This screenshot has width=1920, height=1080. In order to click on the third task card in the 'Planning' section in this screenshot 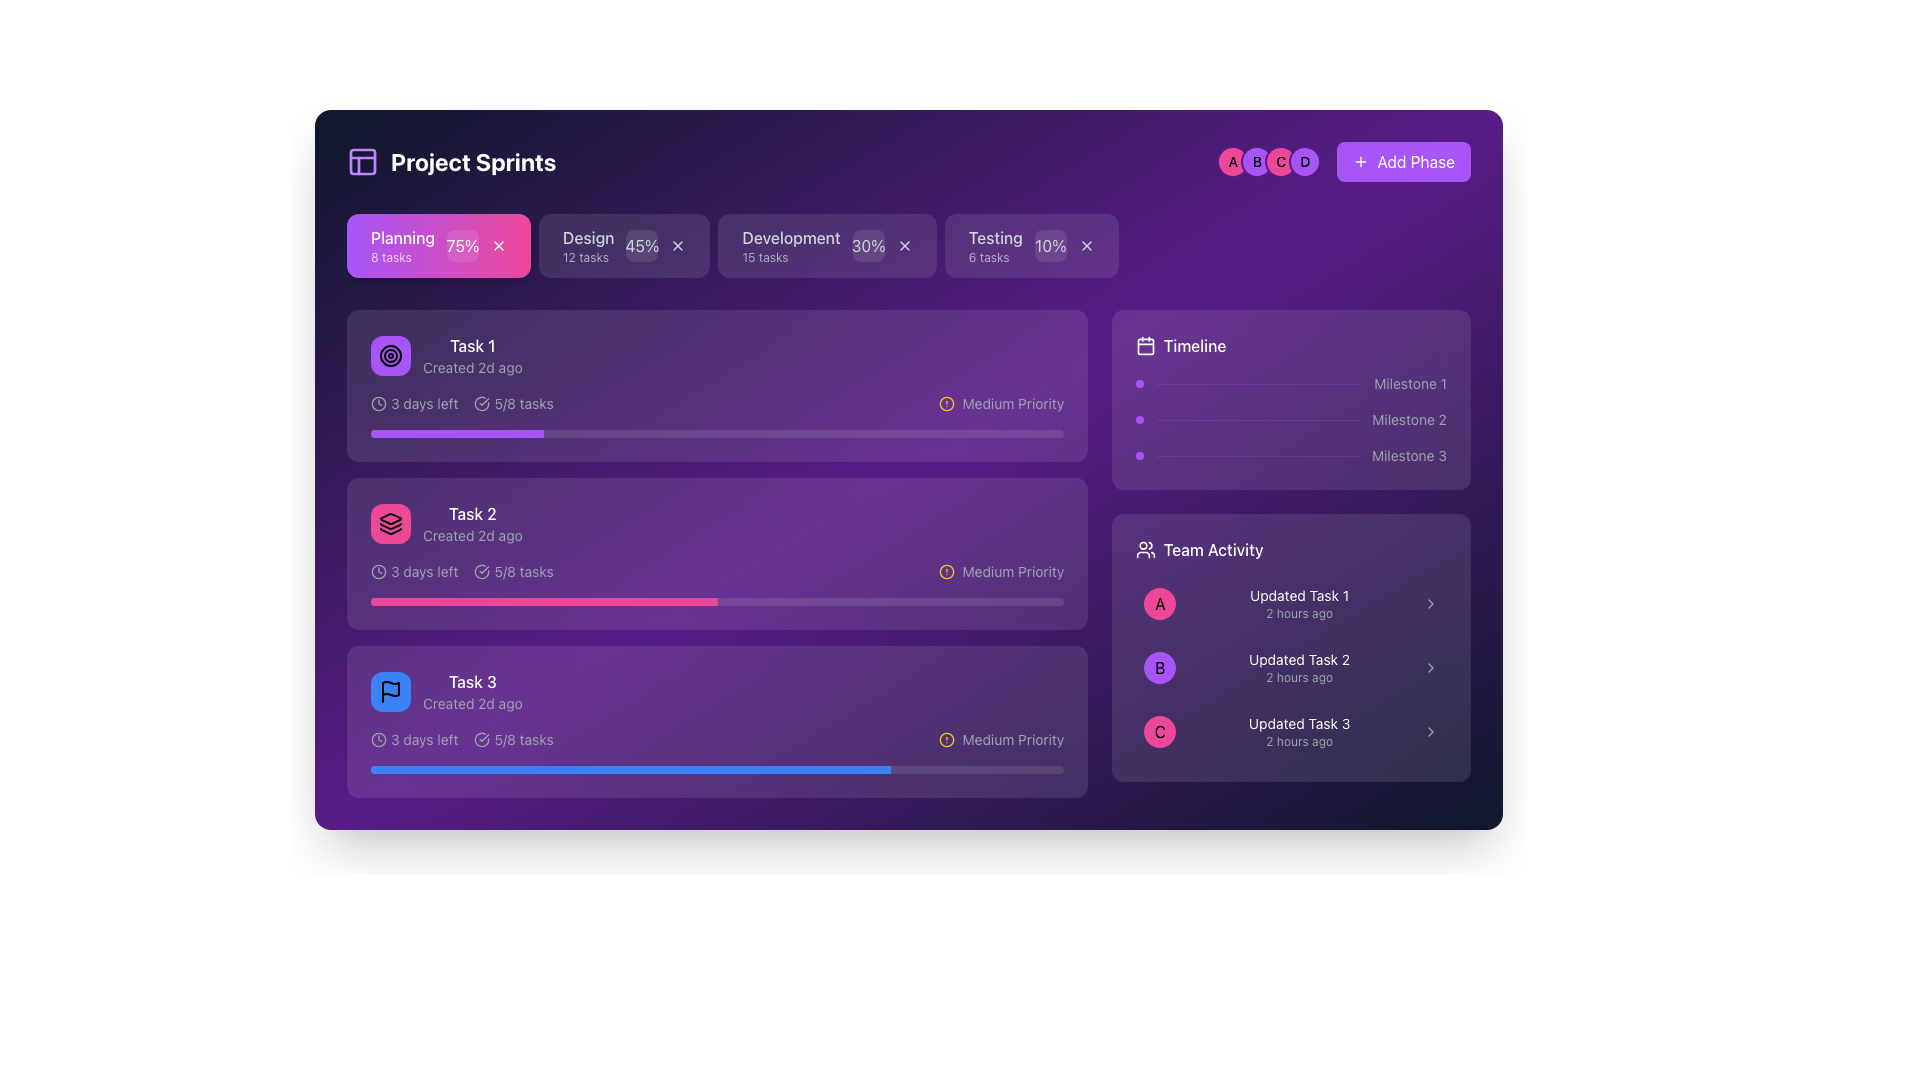, I will do `click(717, 721)`.